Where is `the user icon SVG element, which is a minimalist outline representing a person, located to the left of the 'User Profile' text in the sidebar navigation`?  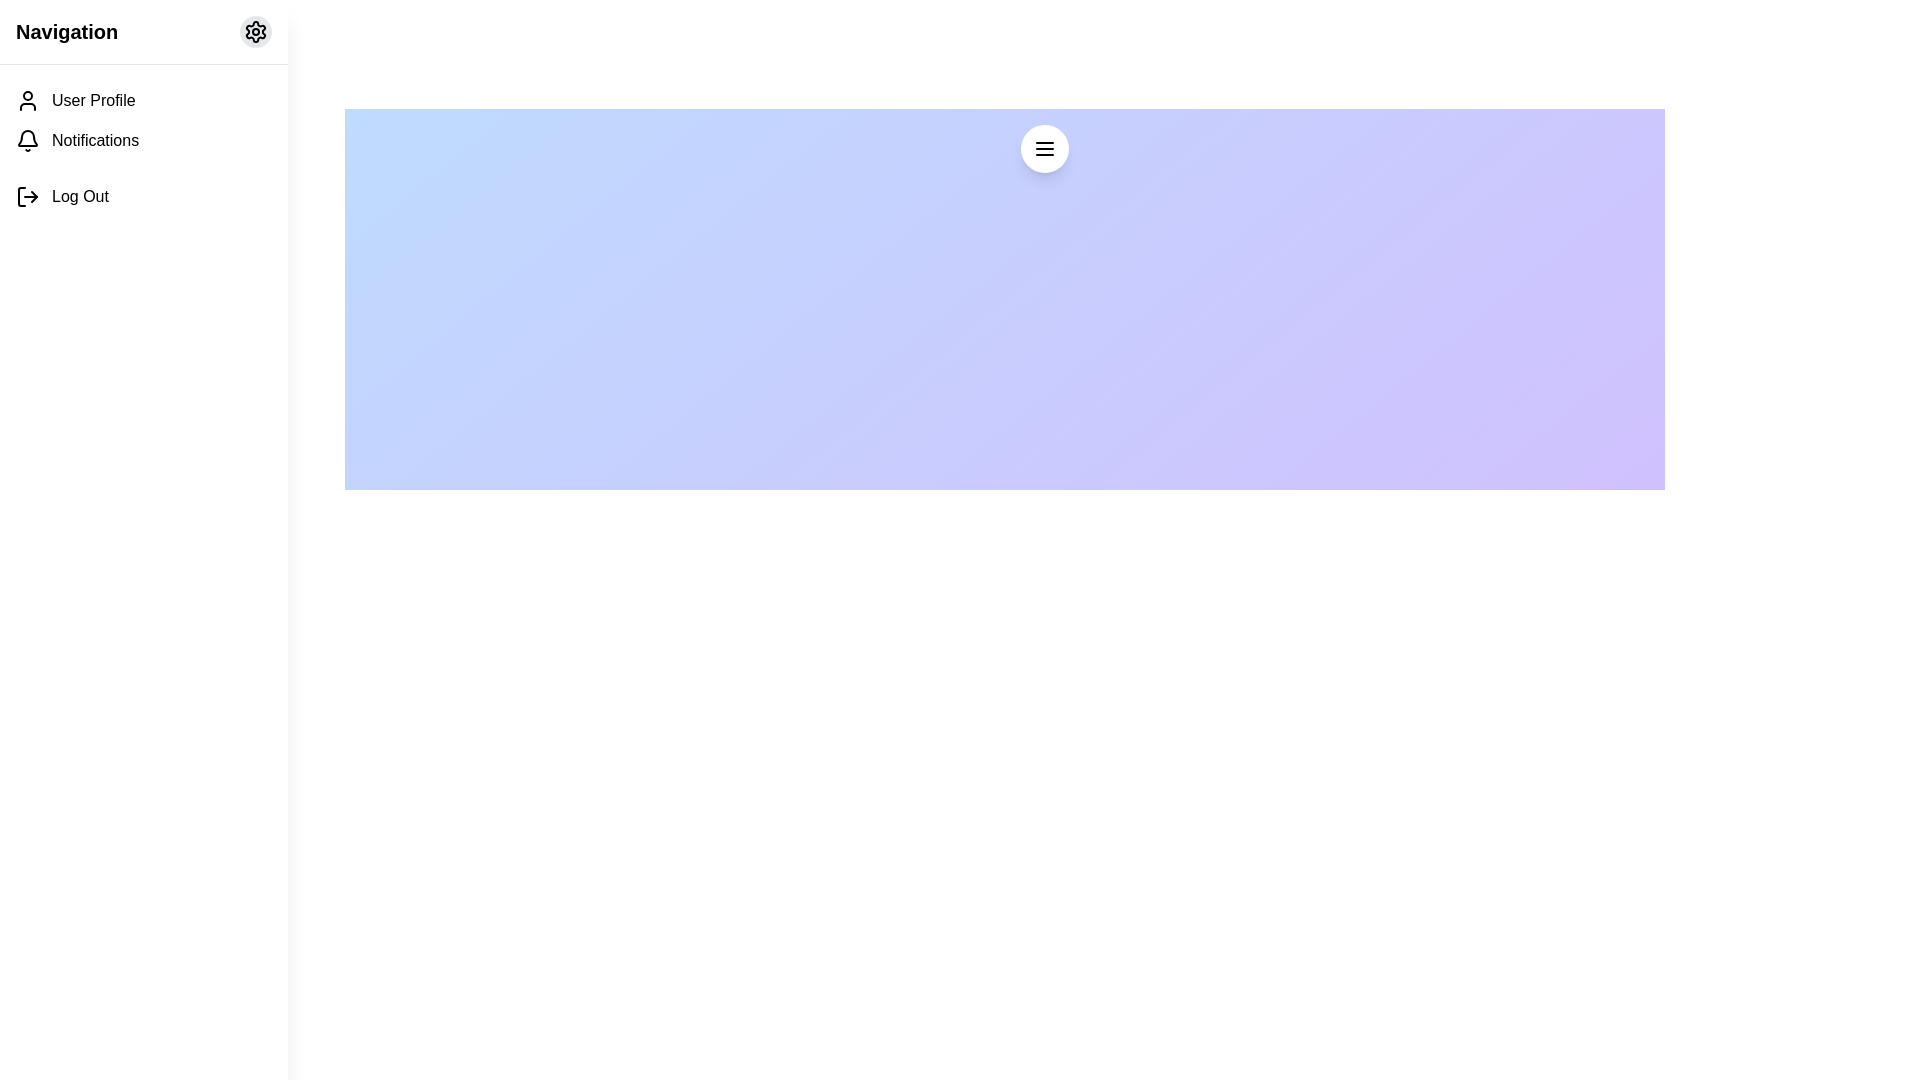 the user icon SVG element, which is a minimalist outline representing a person, located to the left of the 'User Profile' text in the sidebar navigation is located at coordinates (28, 100).